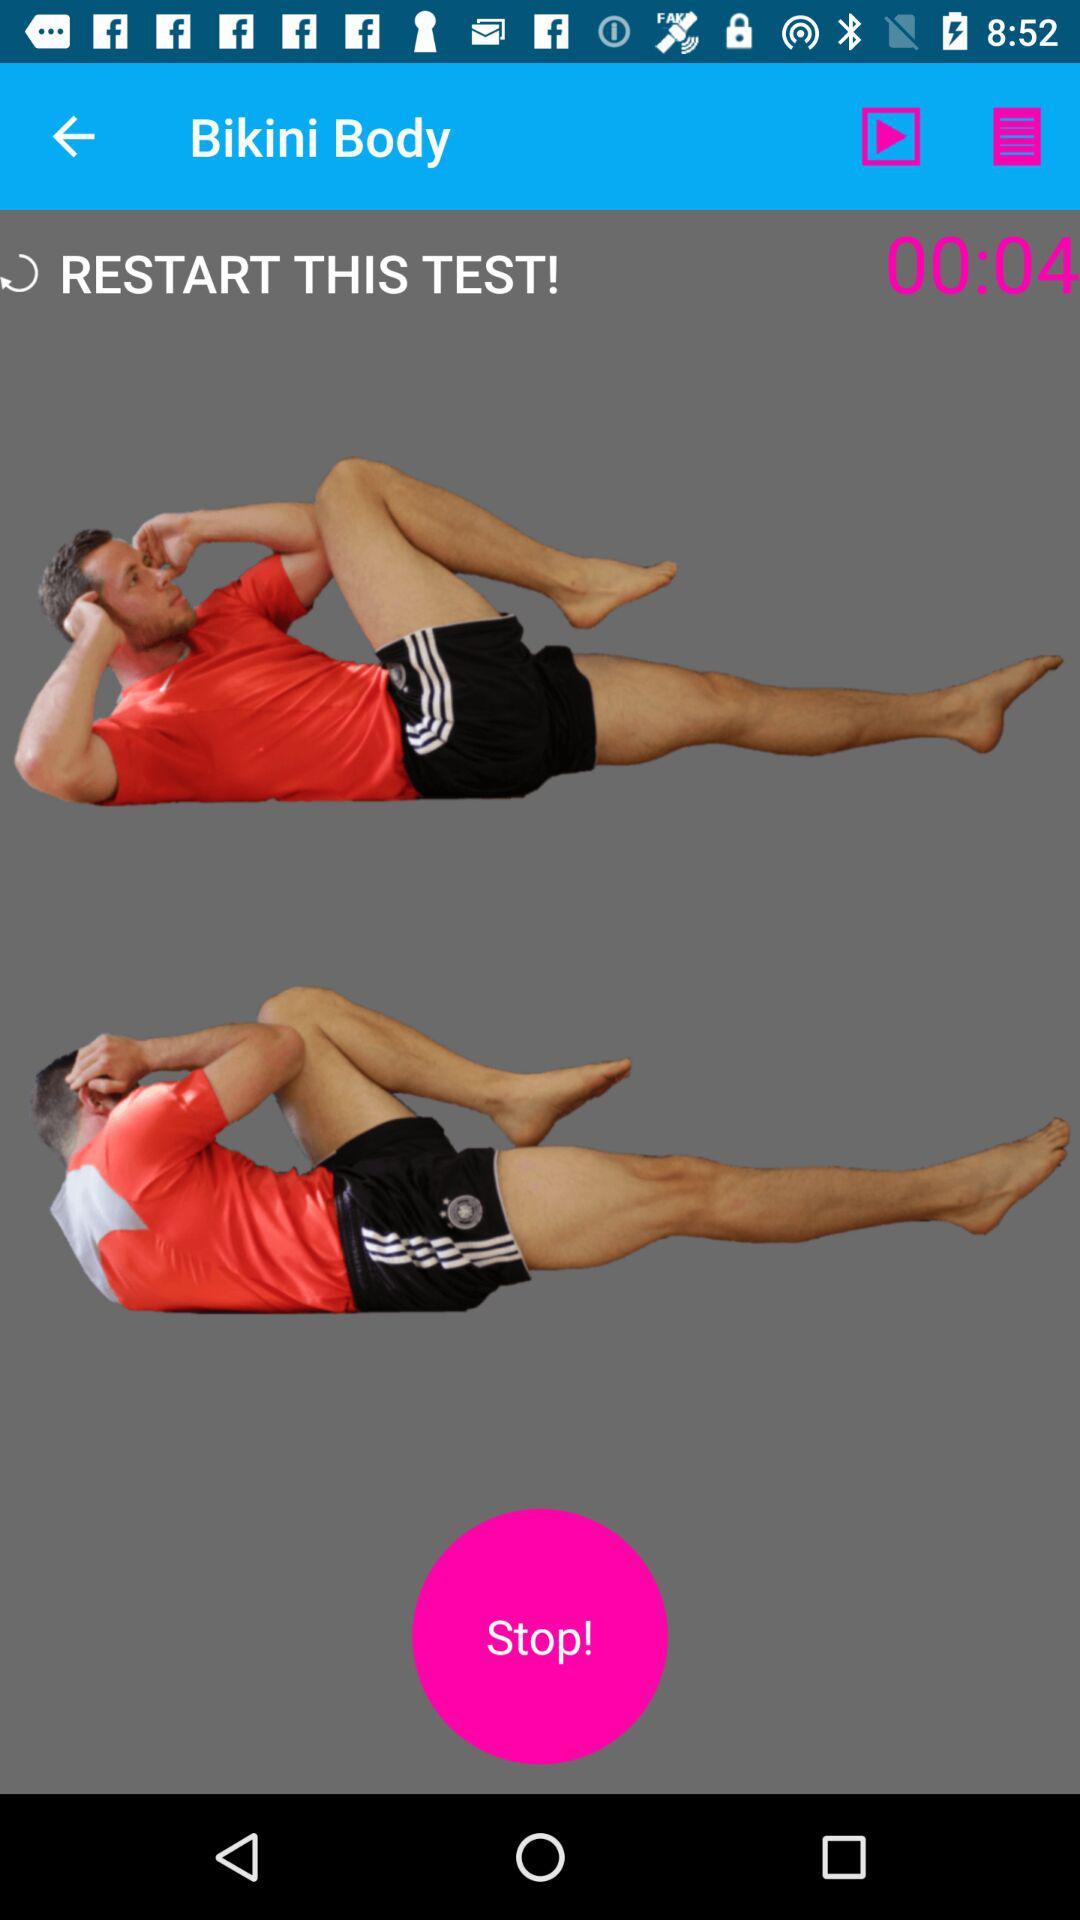 This screenshot has height=1920, width=1080. I want to click on restart this test! icon, so click(280, 272).